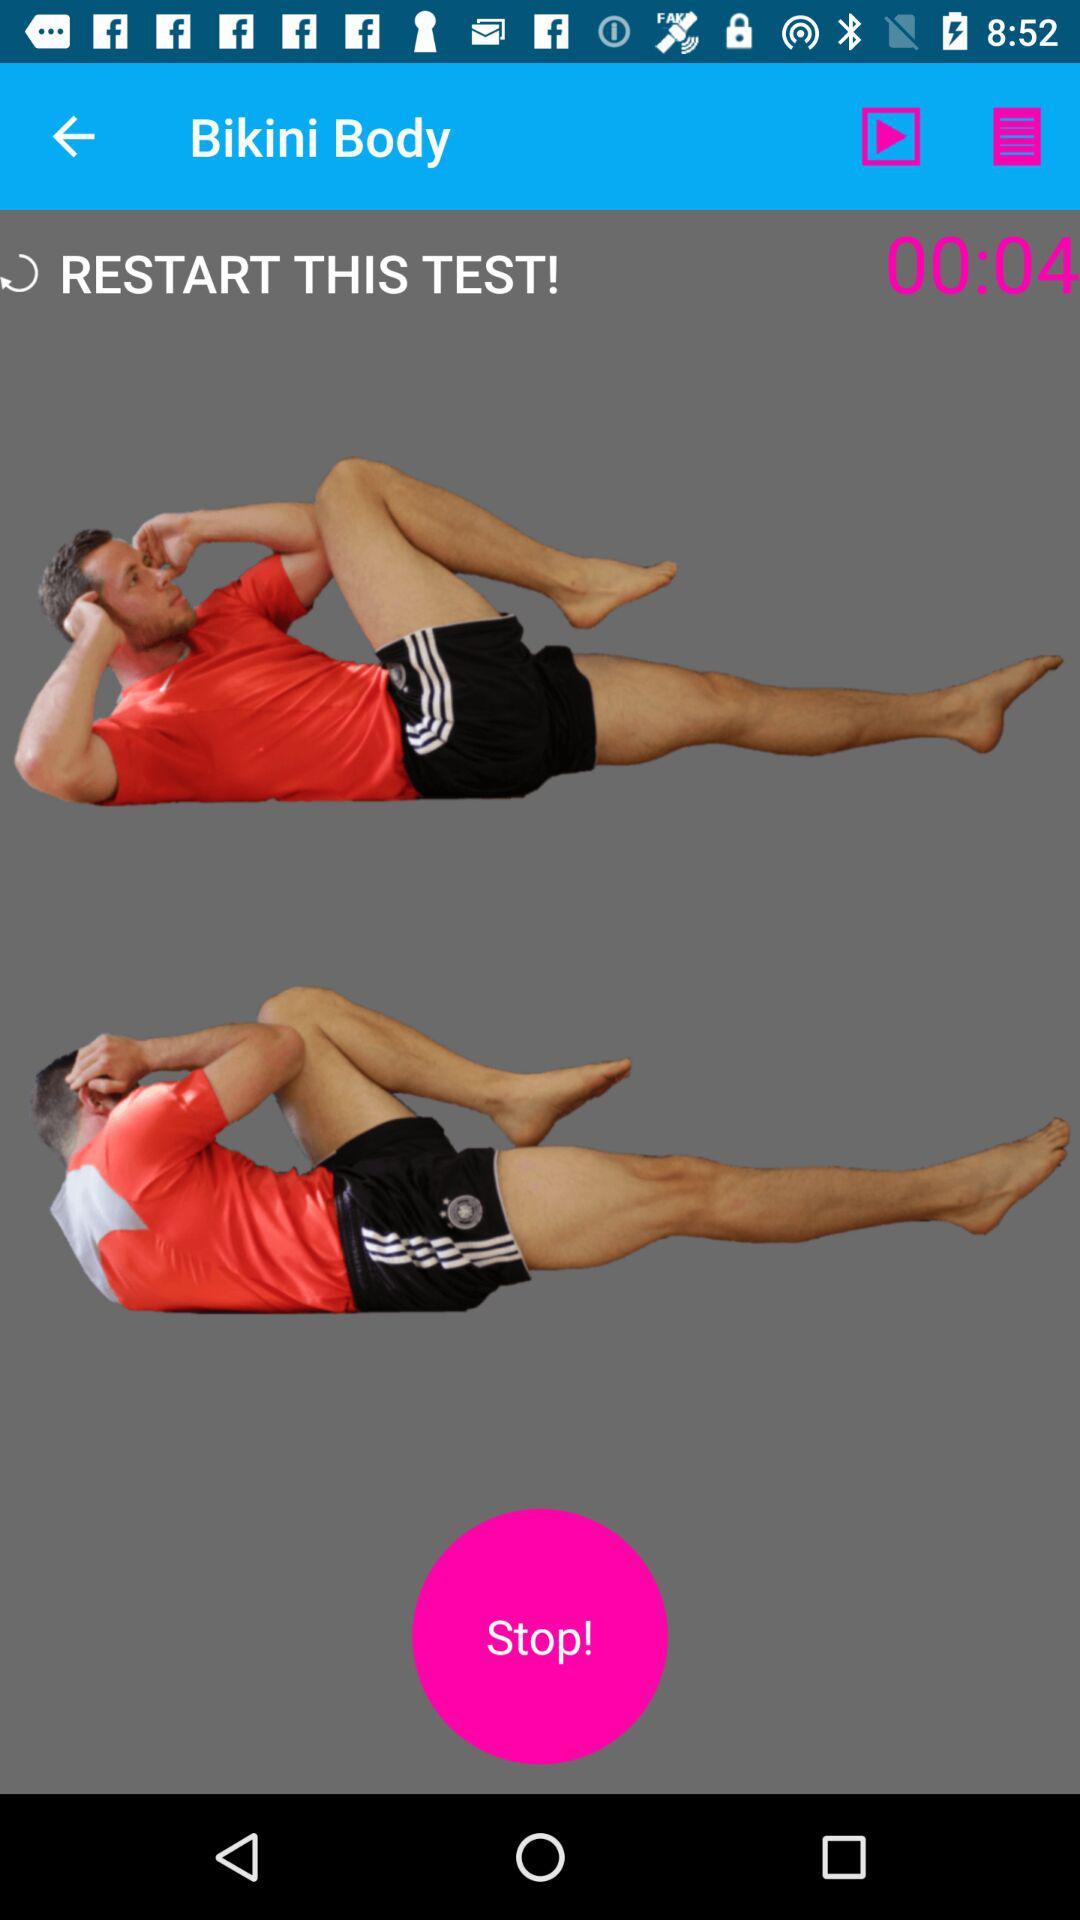 This screenshot has height=1920, width=1080. I want to click on restart this test! icon, so click(280, 272).